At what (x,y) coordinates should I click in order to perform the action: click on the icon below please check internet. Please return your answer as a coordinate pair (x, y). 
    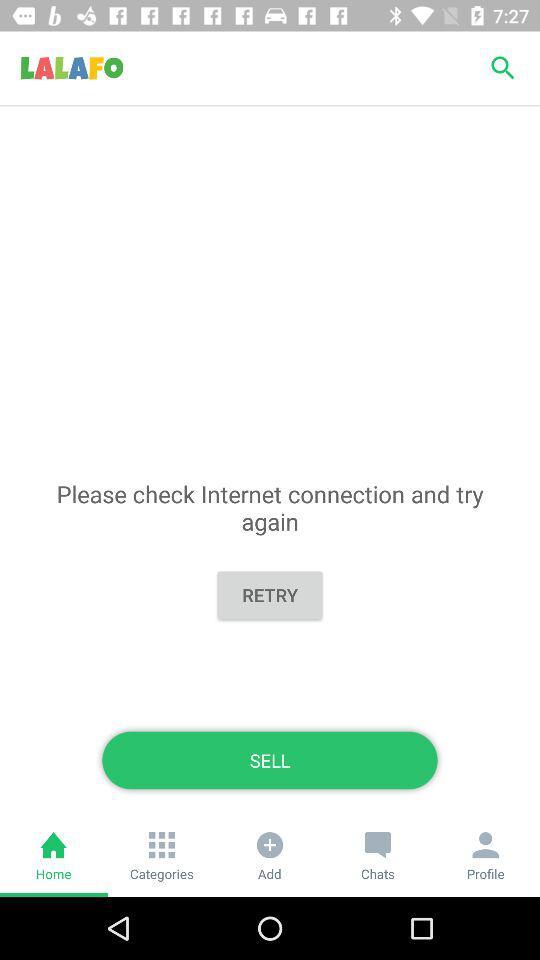
    Looking at the image, I should click on (270, 595).